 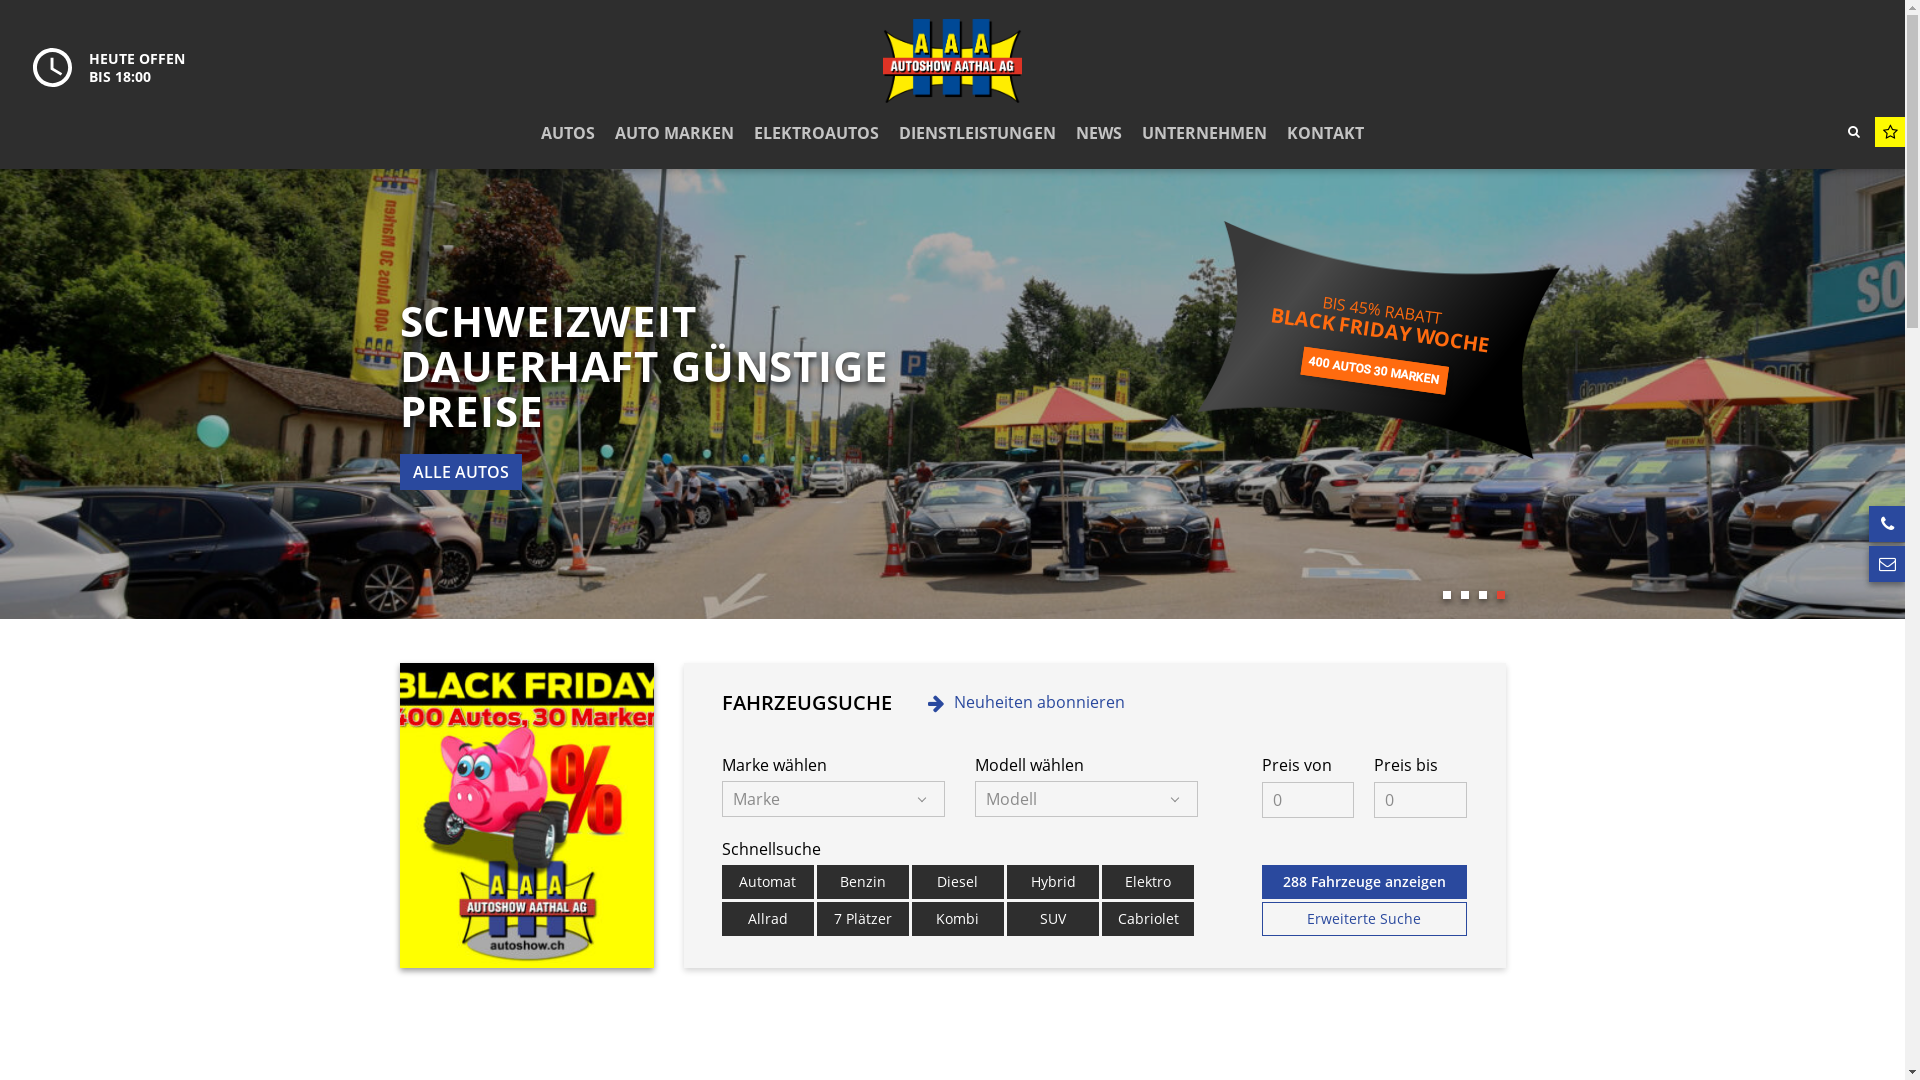 I want to click on 'phone', so click(x=1885, y=523).